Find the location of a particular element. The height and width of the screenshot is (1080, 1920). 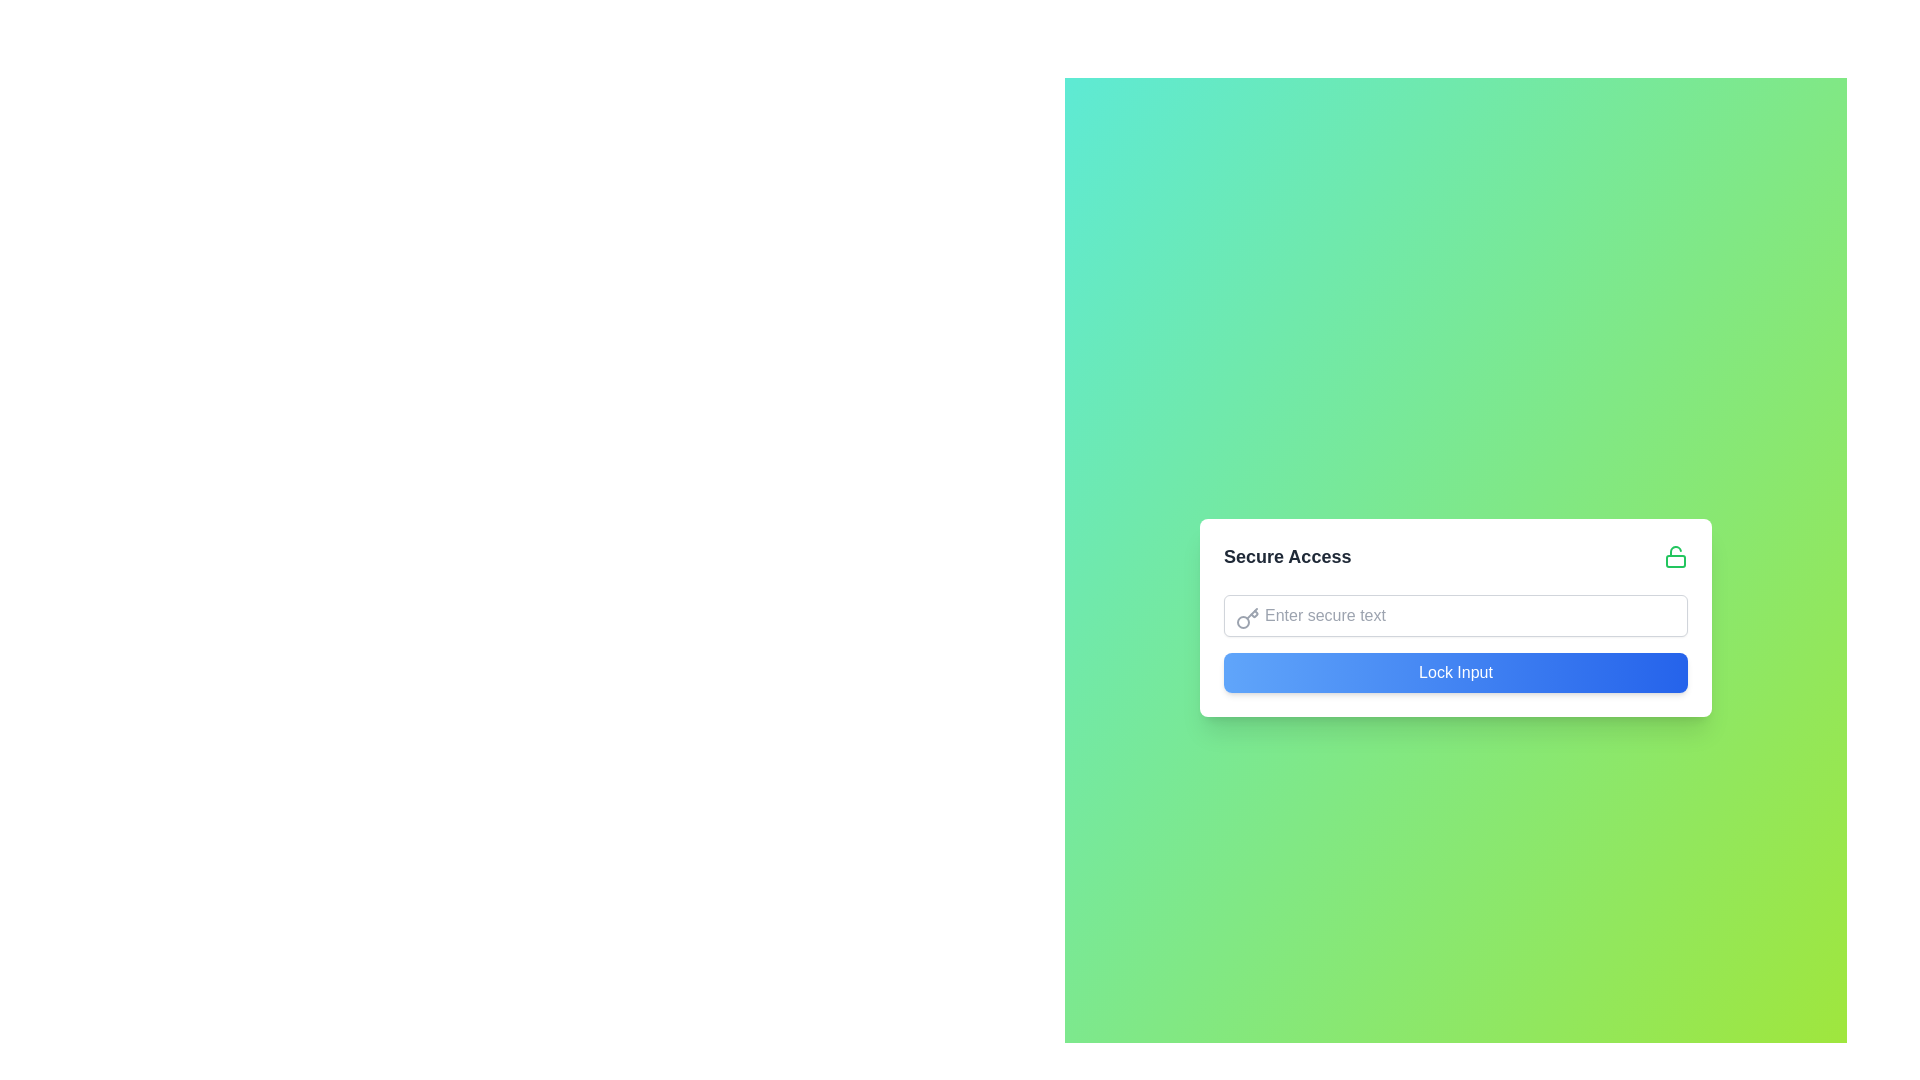

the left-most circular shape within the 'key' SVG icon located in the top-left corner of the input field labeled 'Enter secure text.' is located at coordinates (1242, 621).